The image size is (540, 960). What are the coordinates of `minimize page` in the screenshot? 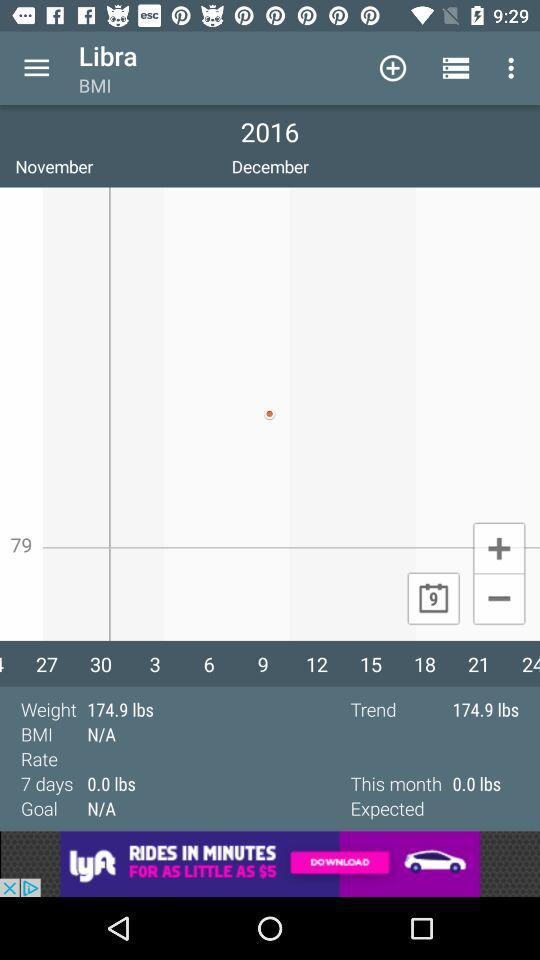 It's located at (498, 600).